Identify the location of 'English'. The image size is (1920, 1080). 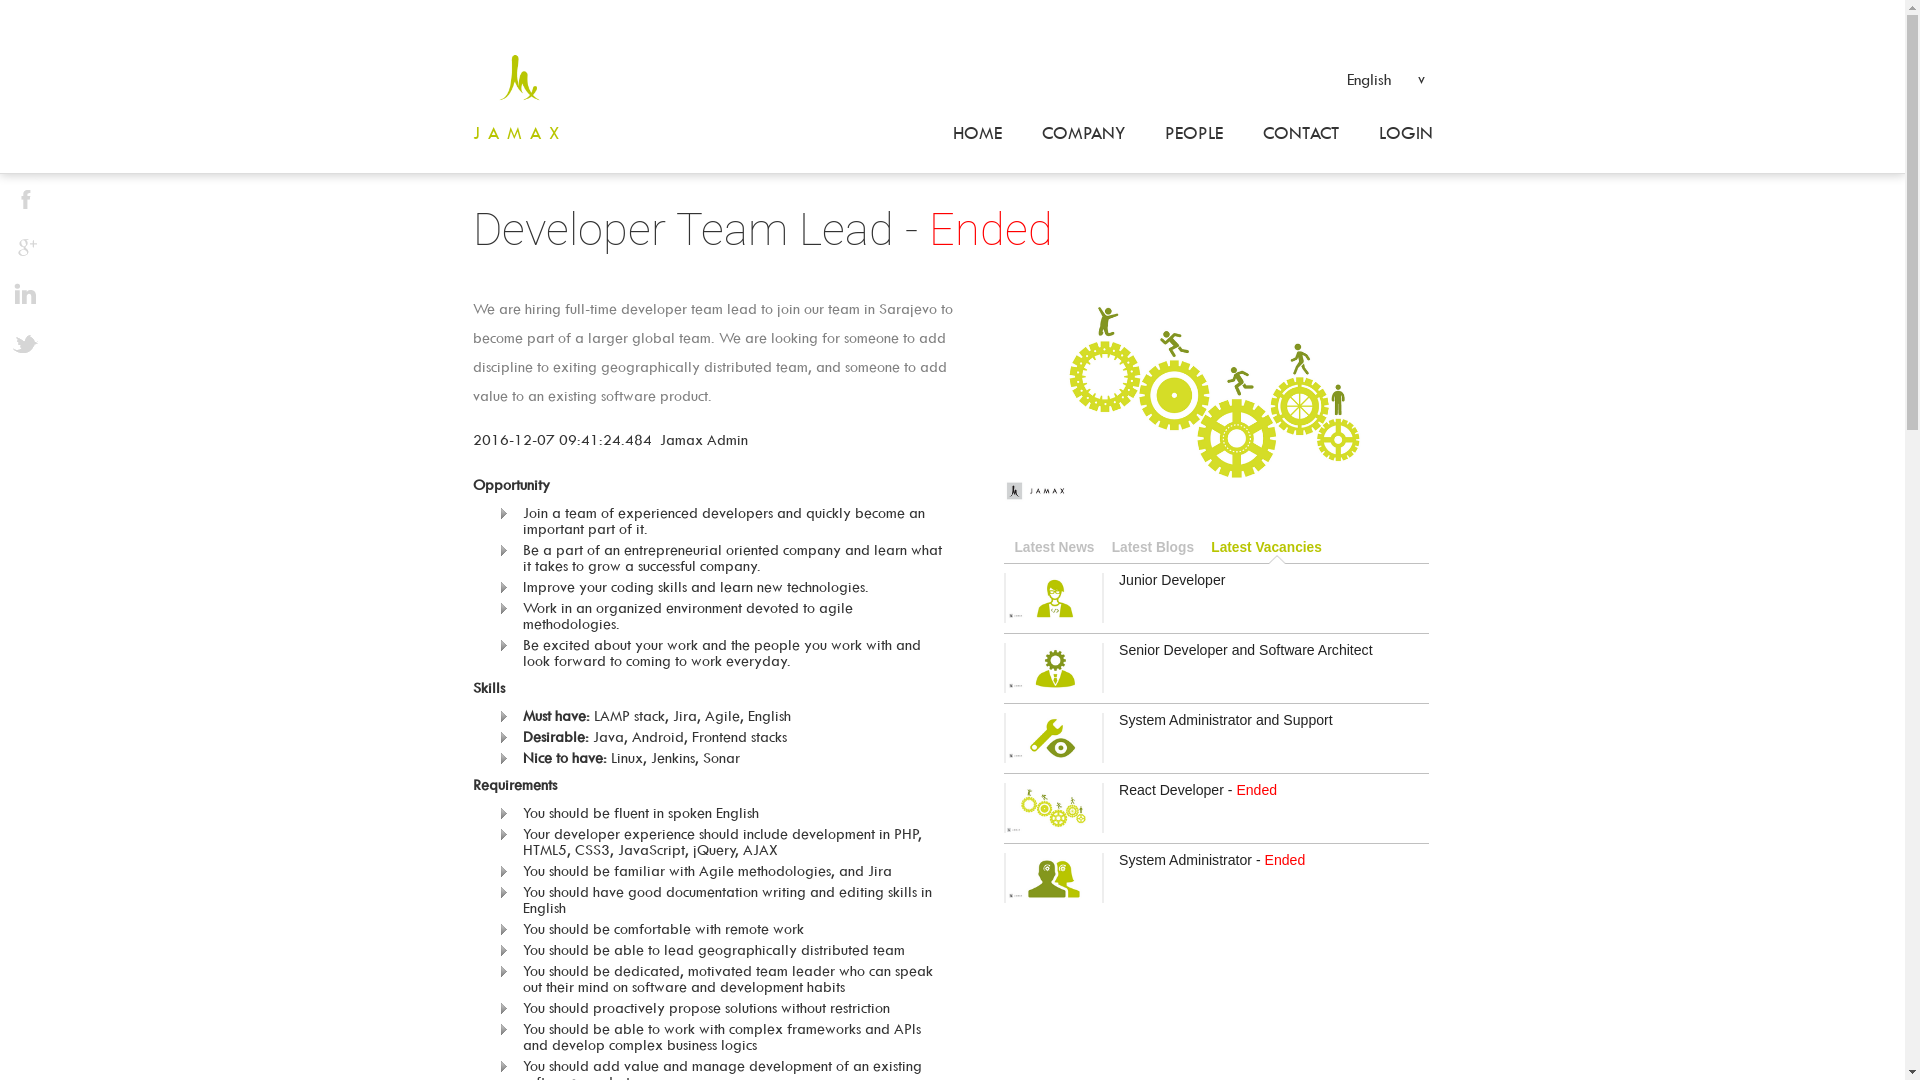
(1337, 76).